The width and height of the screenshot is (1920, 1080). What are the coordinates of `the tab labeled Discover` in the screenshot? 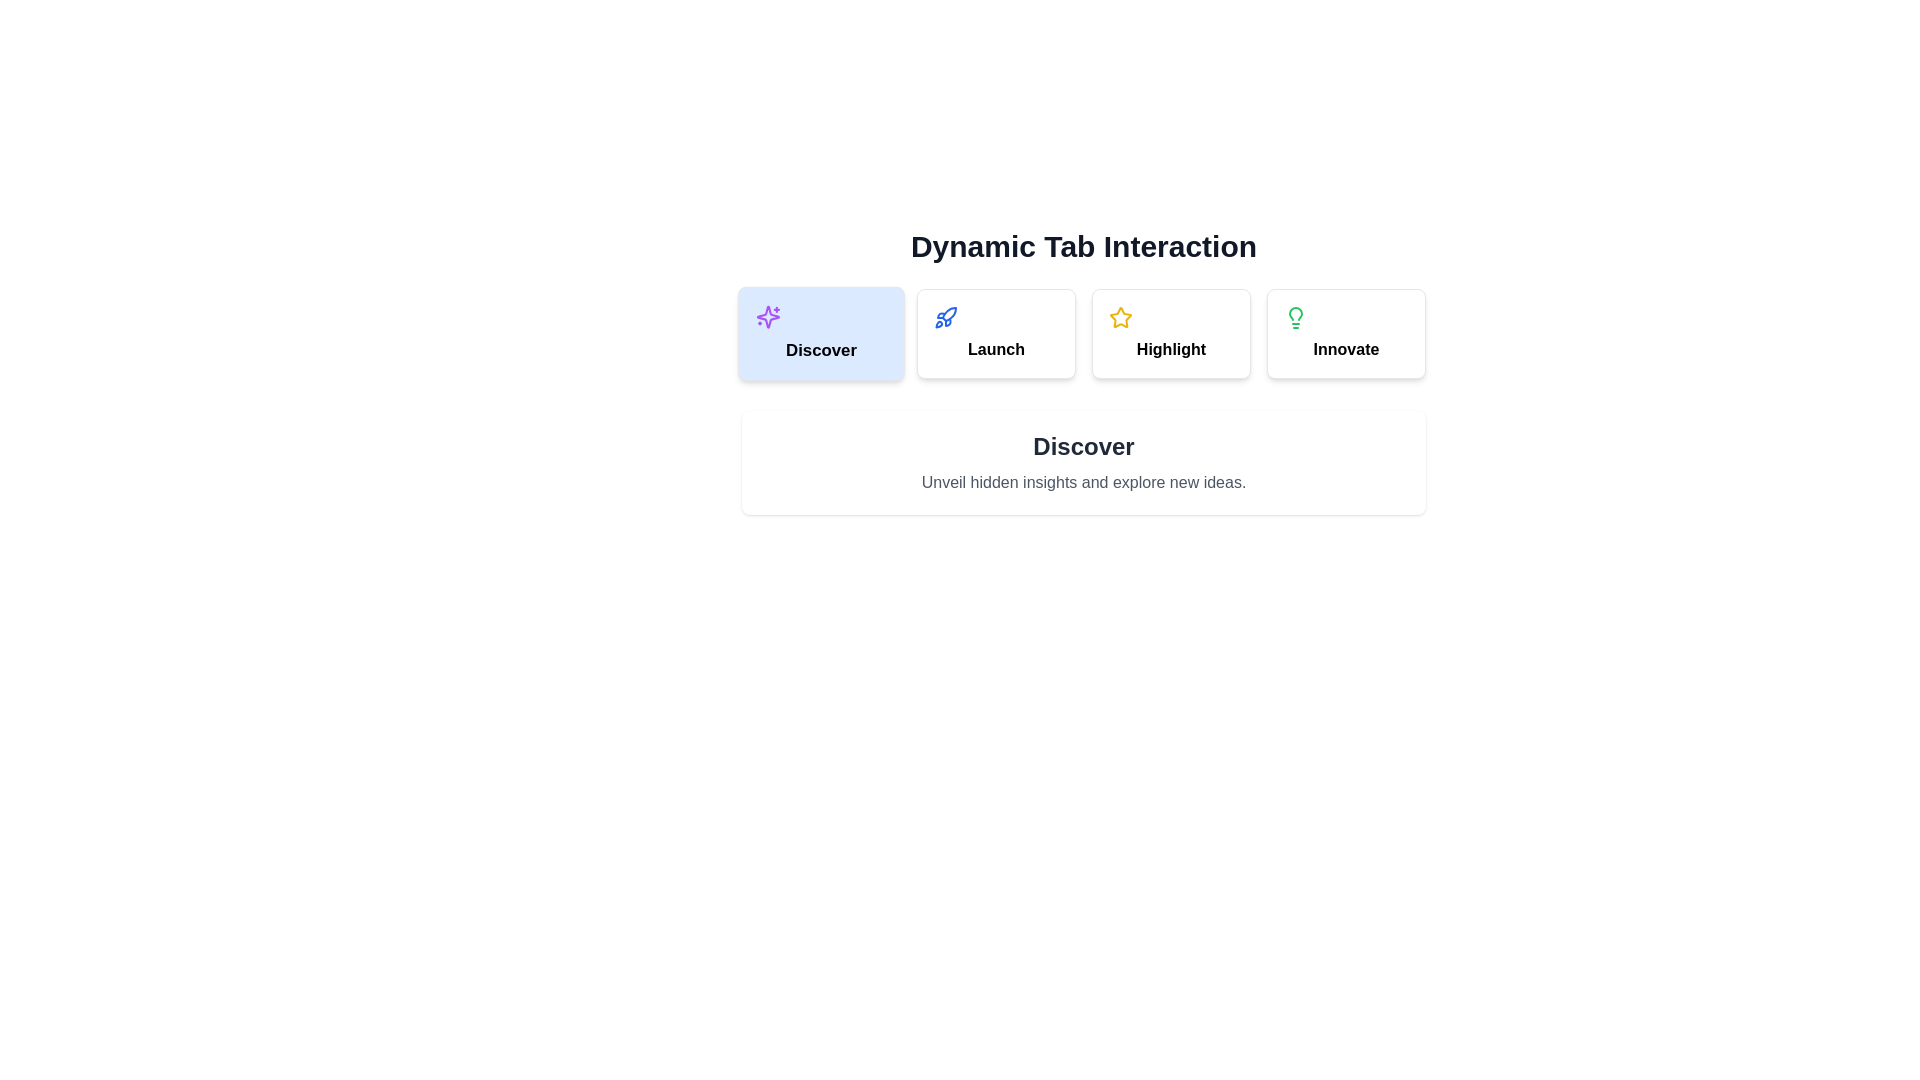 It's located at (821, 333).